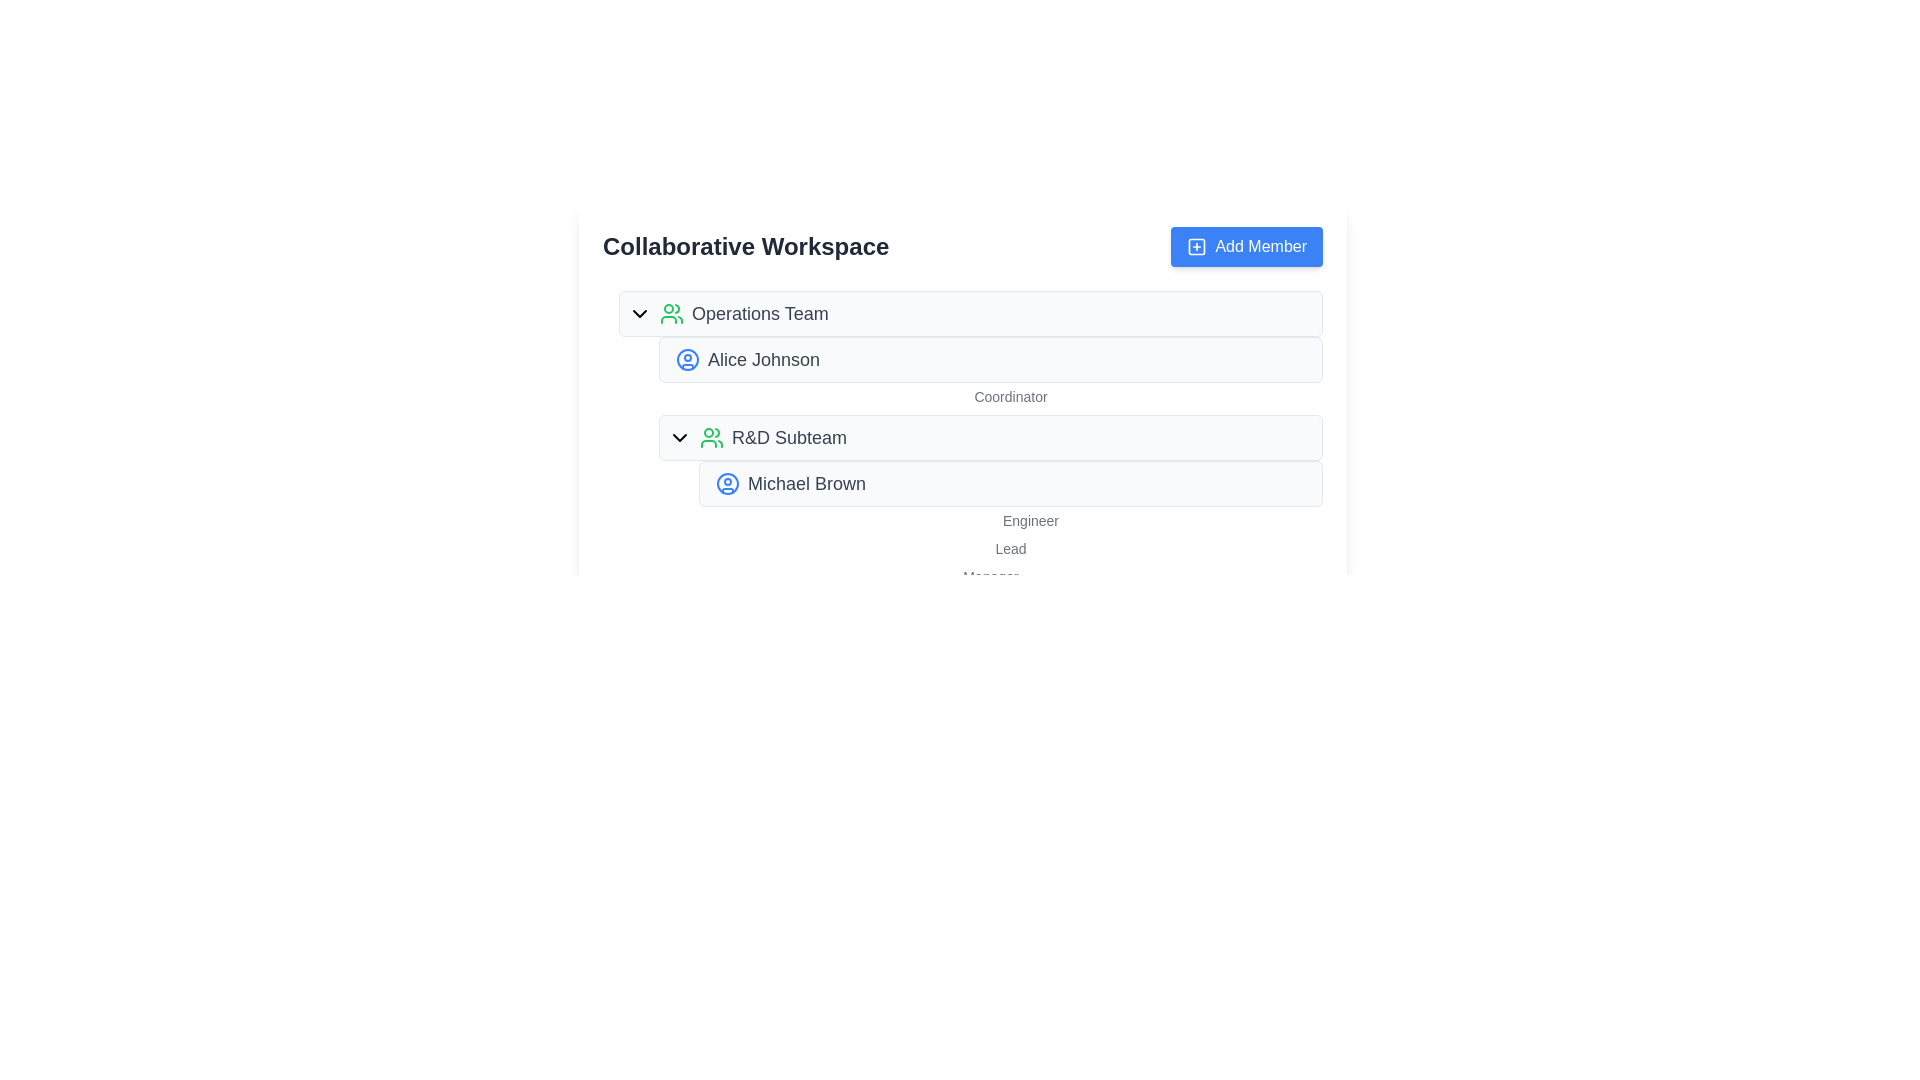 This screenshot has width=1920, height=1080. What do you see at coordinates (747, 358) in the screenshot?
I see `the 'Alice Johnson' label to interact with the member's details` at bounding box center [747, 358].